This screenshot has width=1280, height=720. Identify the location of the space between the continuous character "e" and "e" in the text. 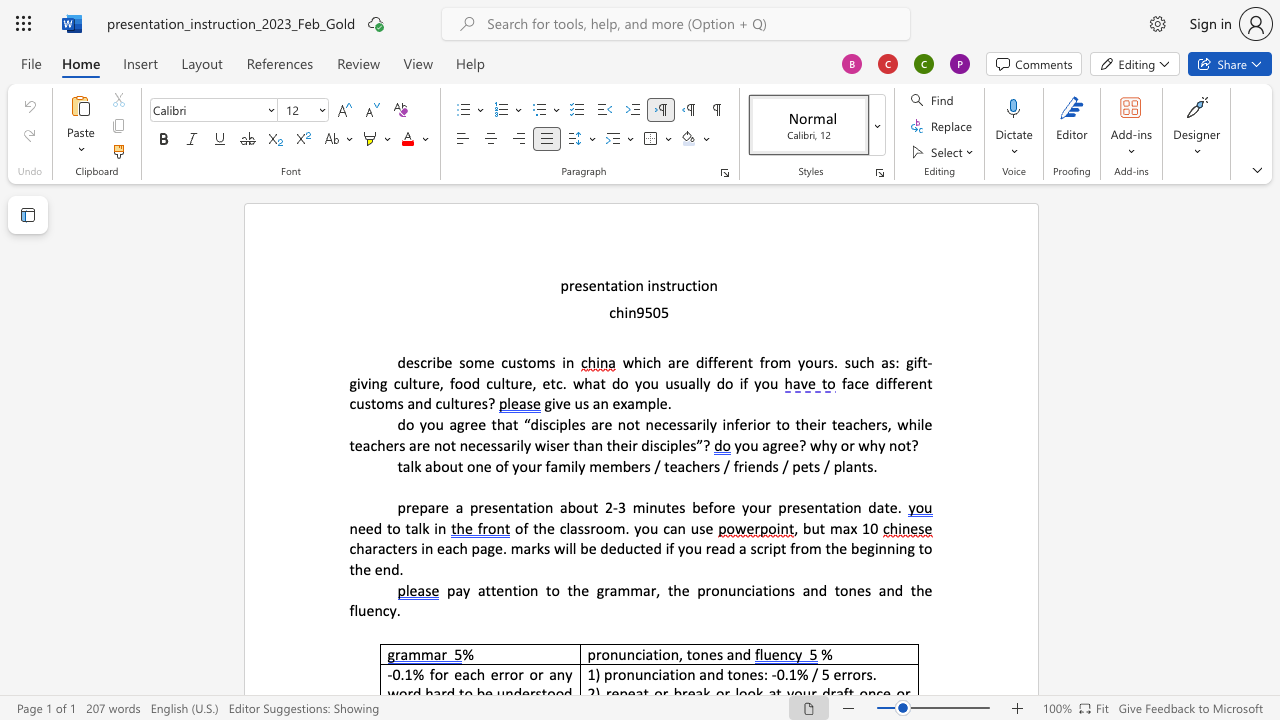
(365, 527).